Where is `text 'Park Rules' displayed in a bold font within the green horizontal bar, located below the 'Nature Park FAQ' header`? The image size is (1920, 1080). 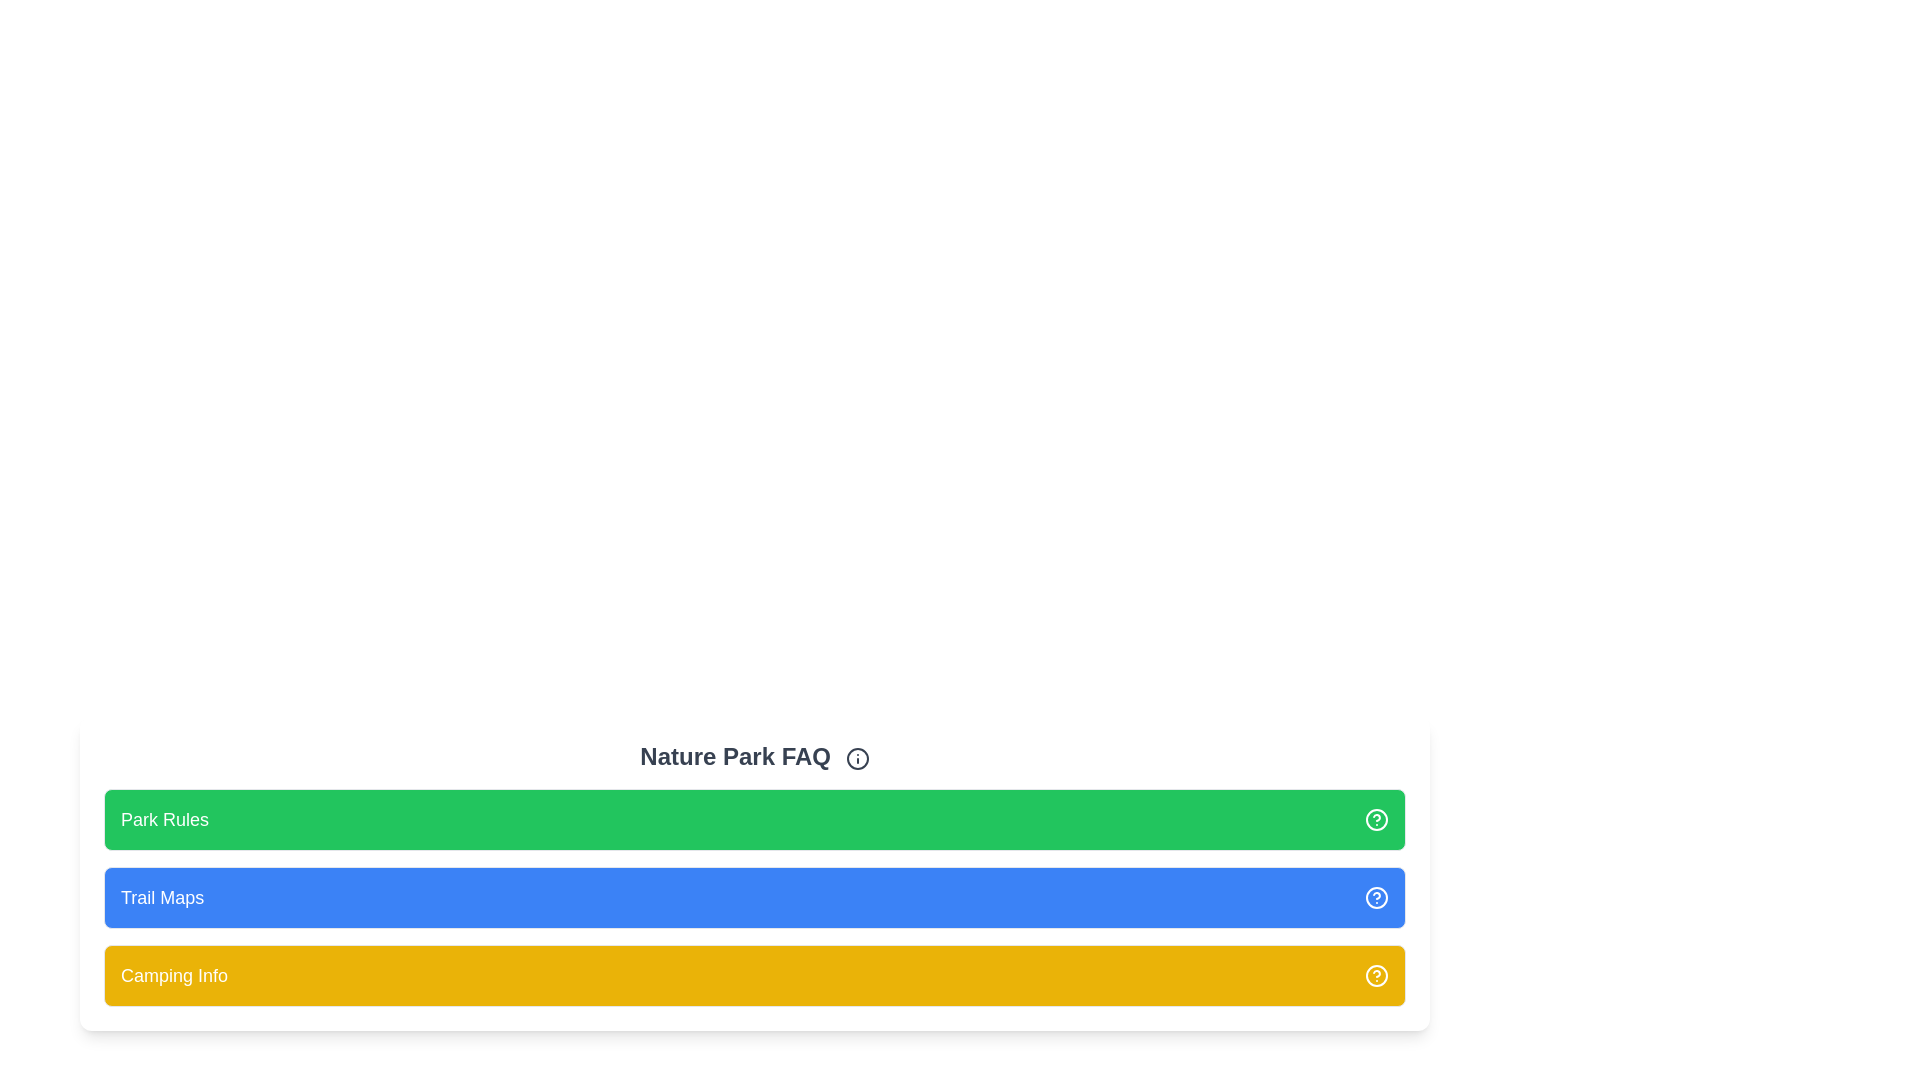
text 'Park Rules' displayed in a bold font within the green horizontal bar, located below the 'Nature Park FAQ' header is located at coordinates (164, 820).